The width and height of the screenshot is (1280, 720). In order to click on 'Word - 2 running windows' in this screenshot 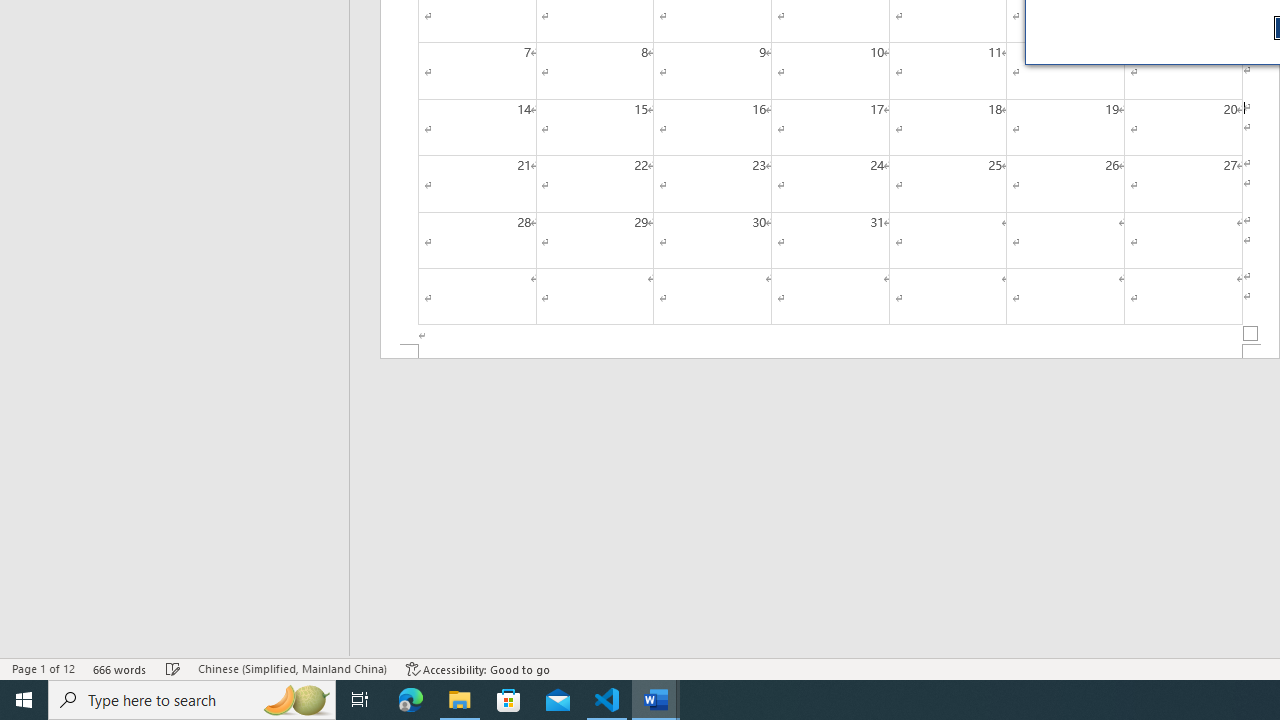, I will do `click(656, 698)`.